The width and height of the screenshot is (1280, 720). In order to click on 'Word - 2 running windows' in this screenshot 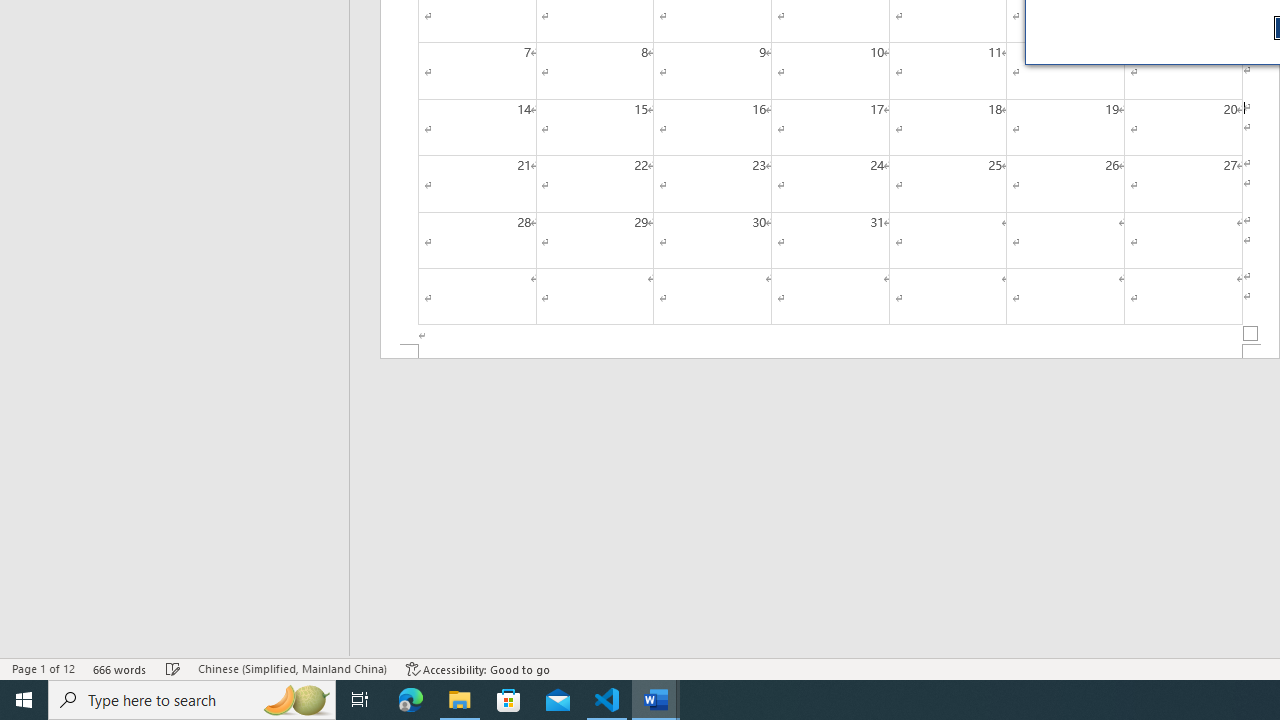, I will do `click(656, 698)`.